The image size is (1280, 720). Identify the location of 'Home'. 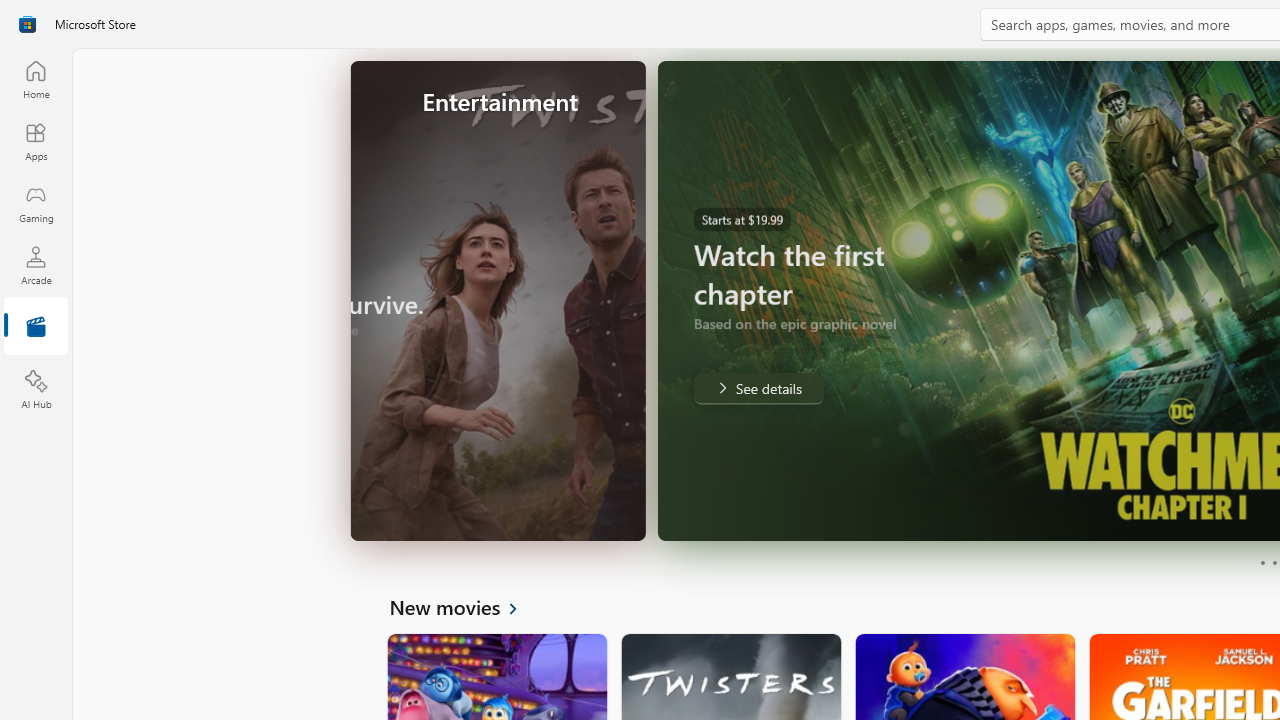
(35, 78).